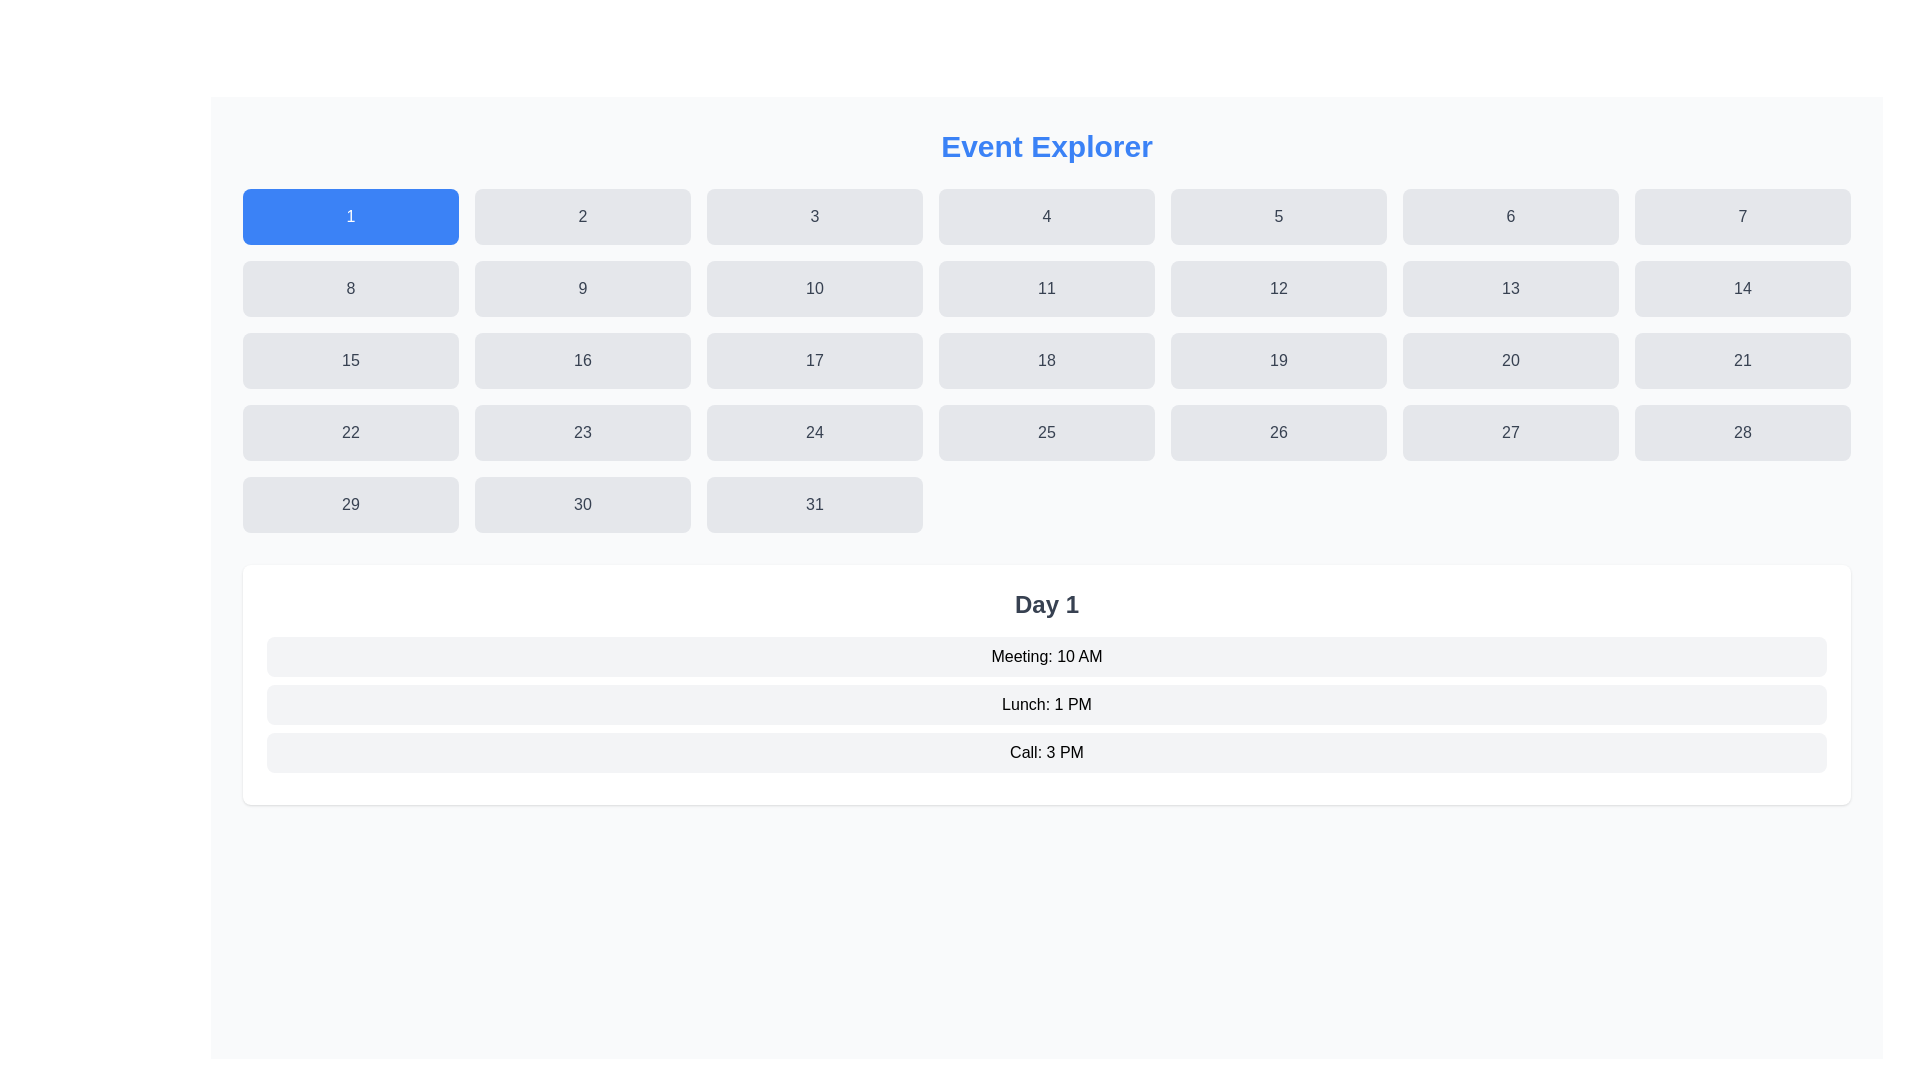 Image resolution: width=1920 pixels, height=1080 pixels. Describe the element at coordinates (1741, 289) in the screenshot. I see `the rectangular button with rounded corners, gray background, and the text '14' in dark gray font, located in the second row of the grid layout` at that location.